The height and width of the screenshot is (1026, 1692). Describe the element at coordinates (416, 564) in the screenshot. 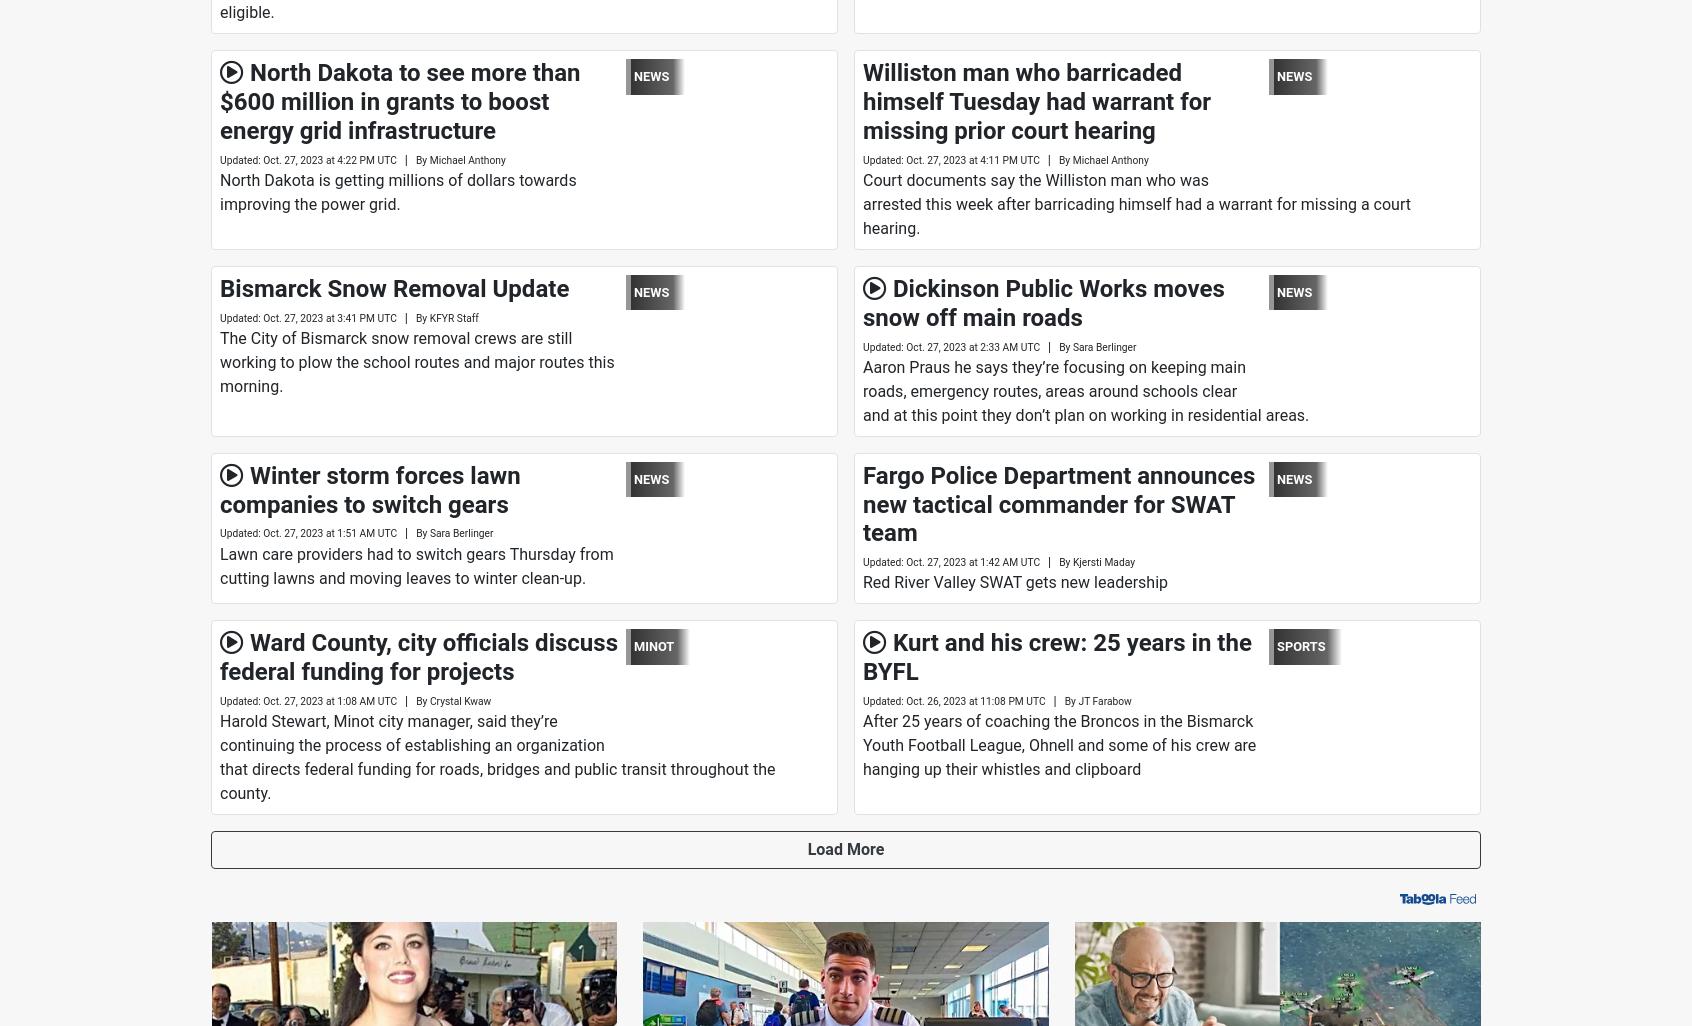

I see `'Lawn care providers had to switch gears Thursday from cutting lawns and moving leaves to winter clean-up.'` at that location.